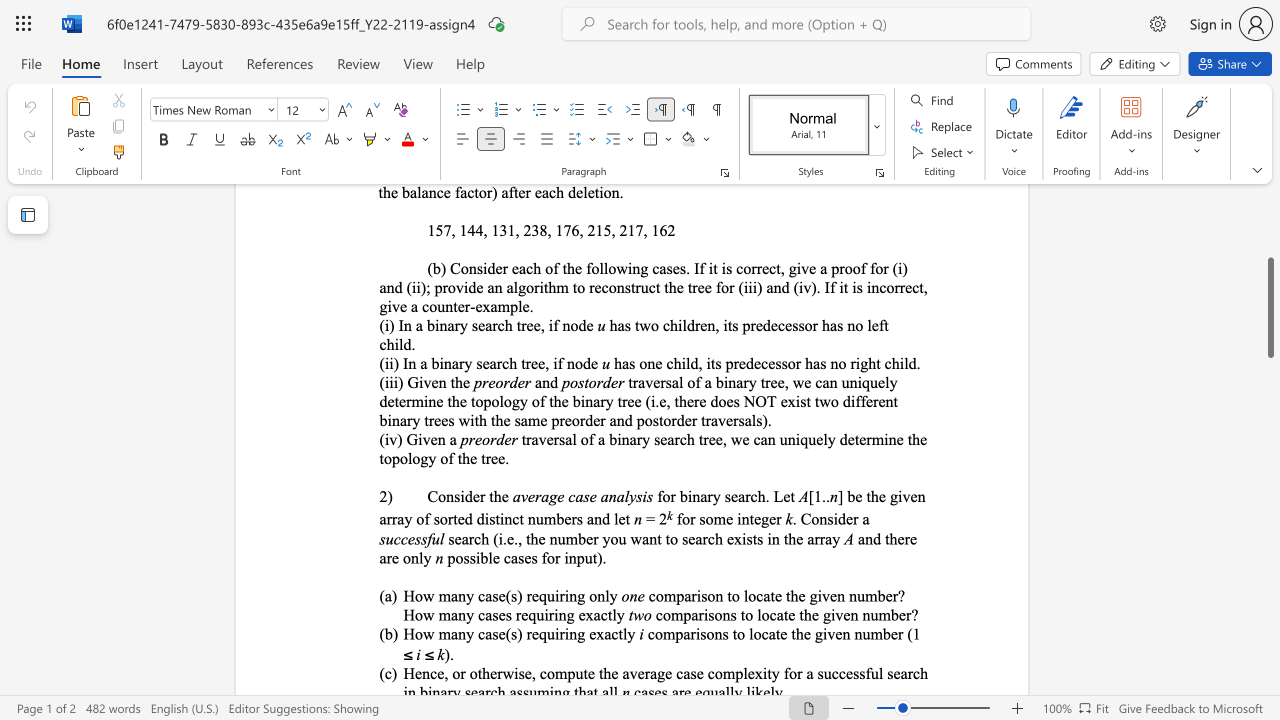  Describe the element at coordinates (896, 538) in the screenshot. I see `the subset text "ere a" within the text "and there are only"` at that location.